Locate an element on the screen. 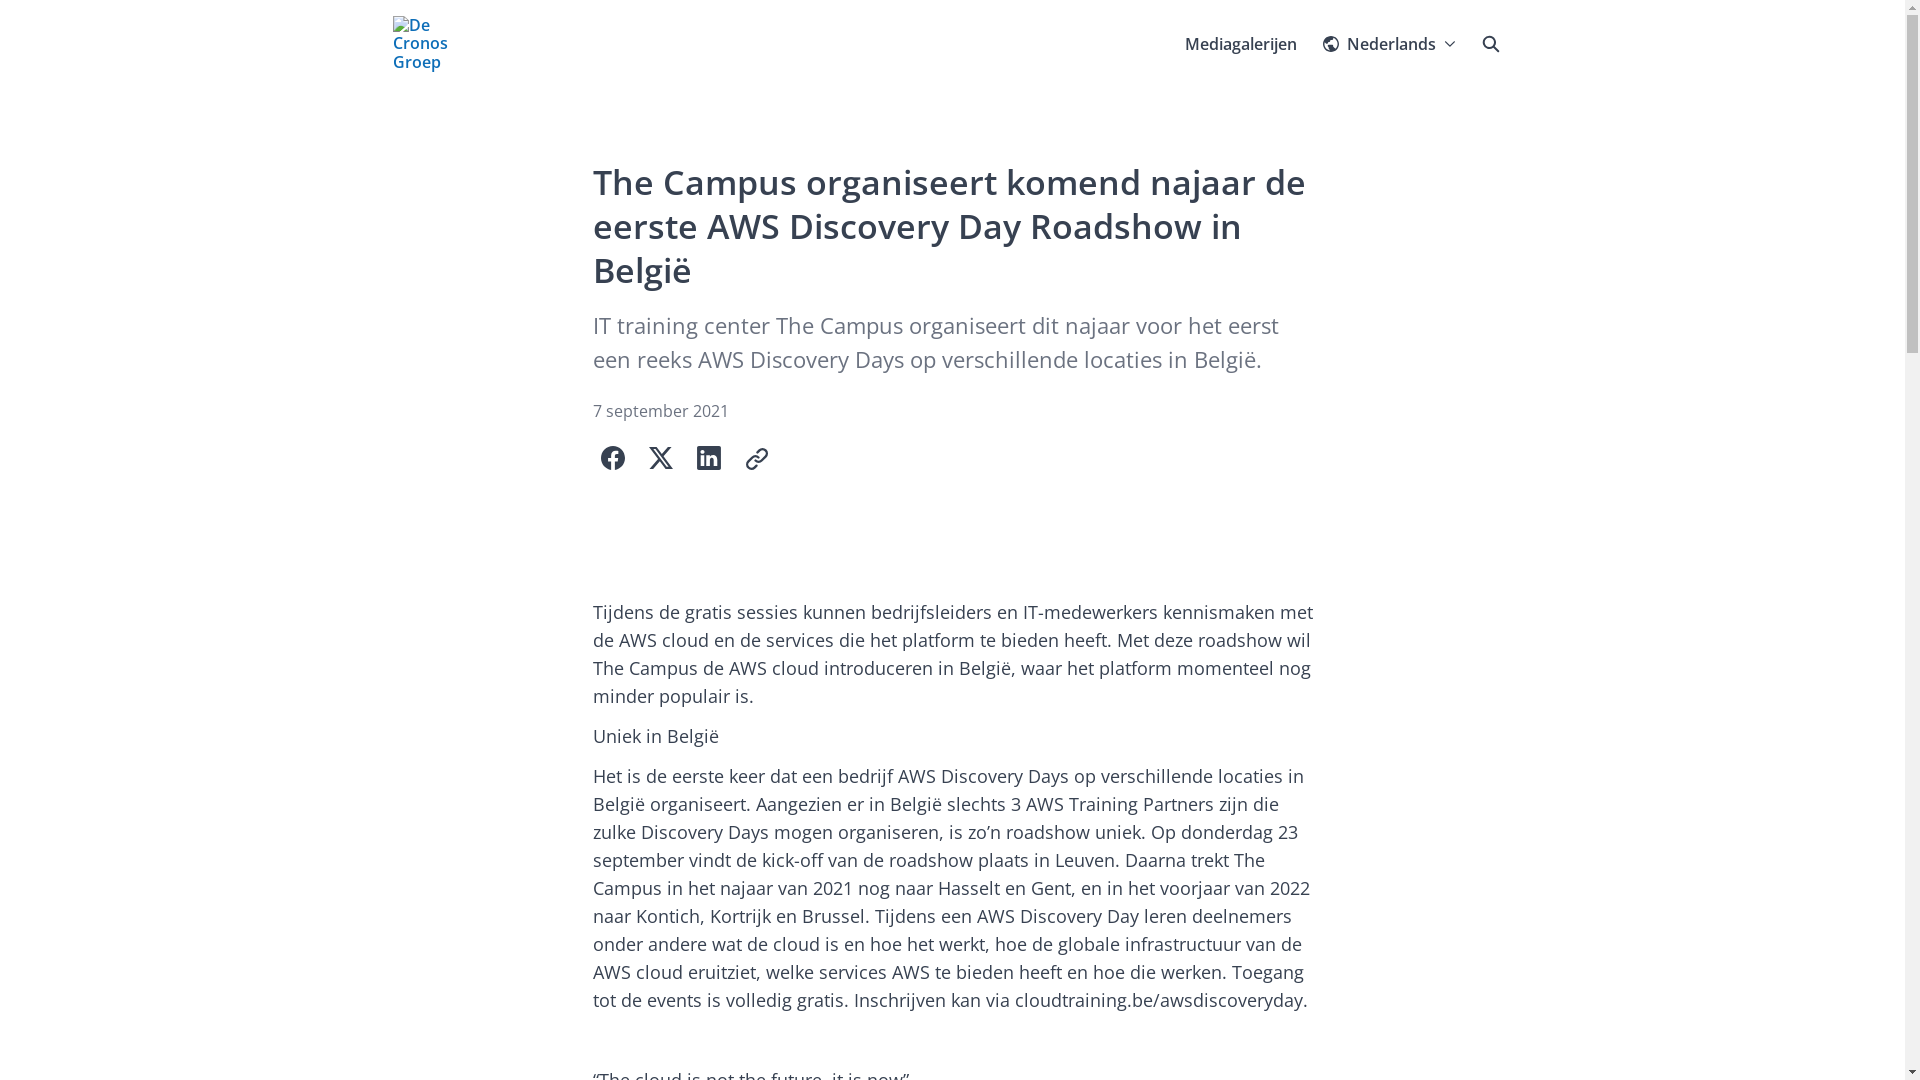 The width and height of the screenshot is (1920, 1080). 'DE CRONOS GROEP' is located at coordinates (392, 43).